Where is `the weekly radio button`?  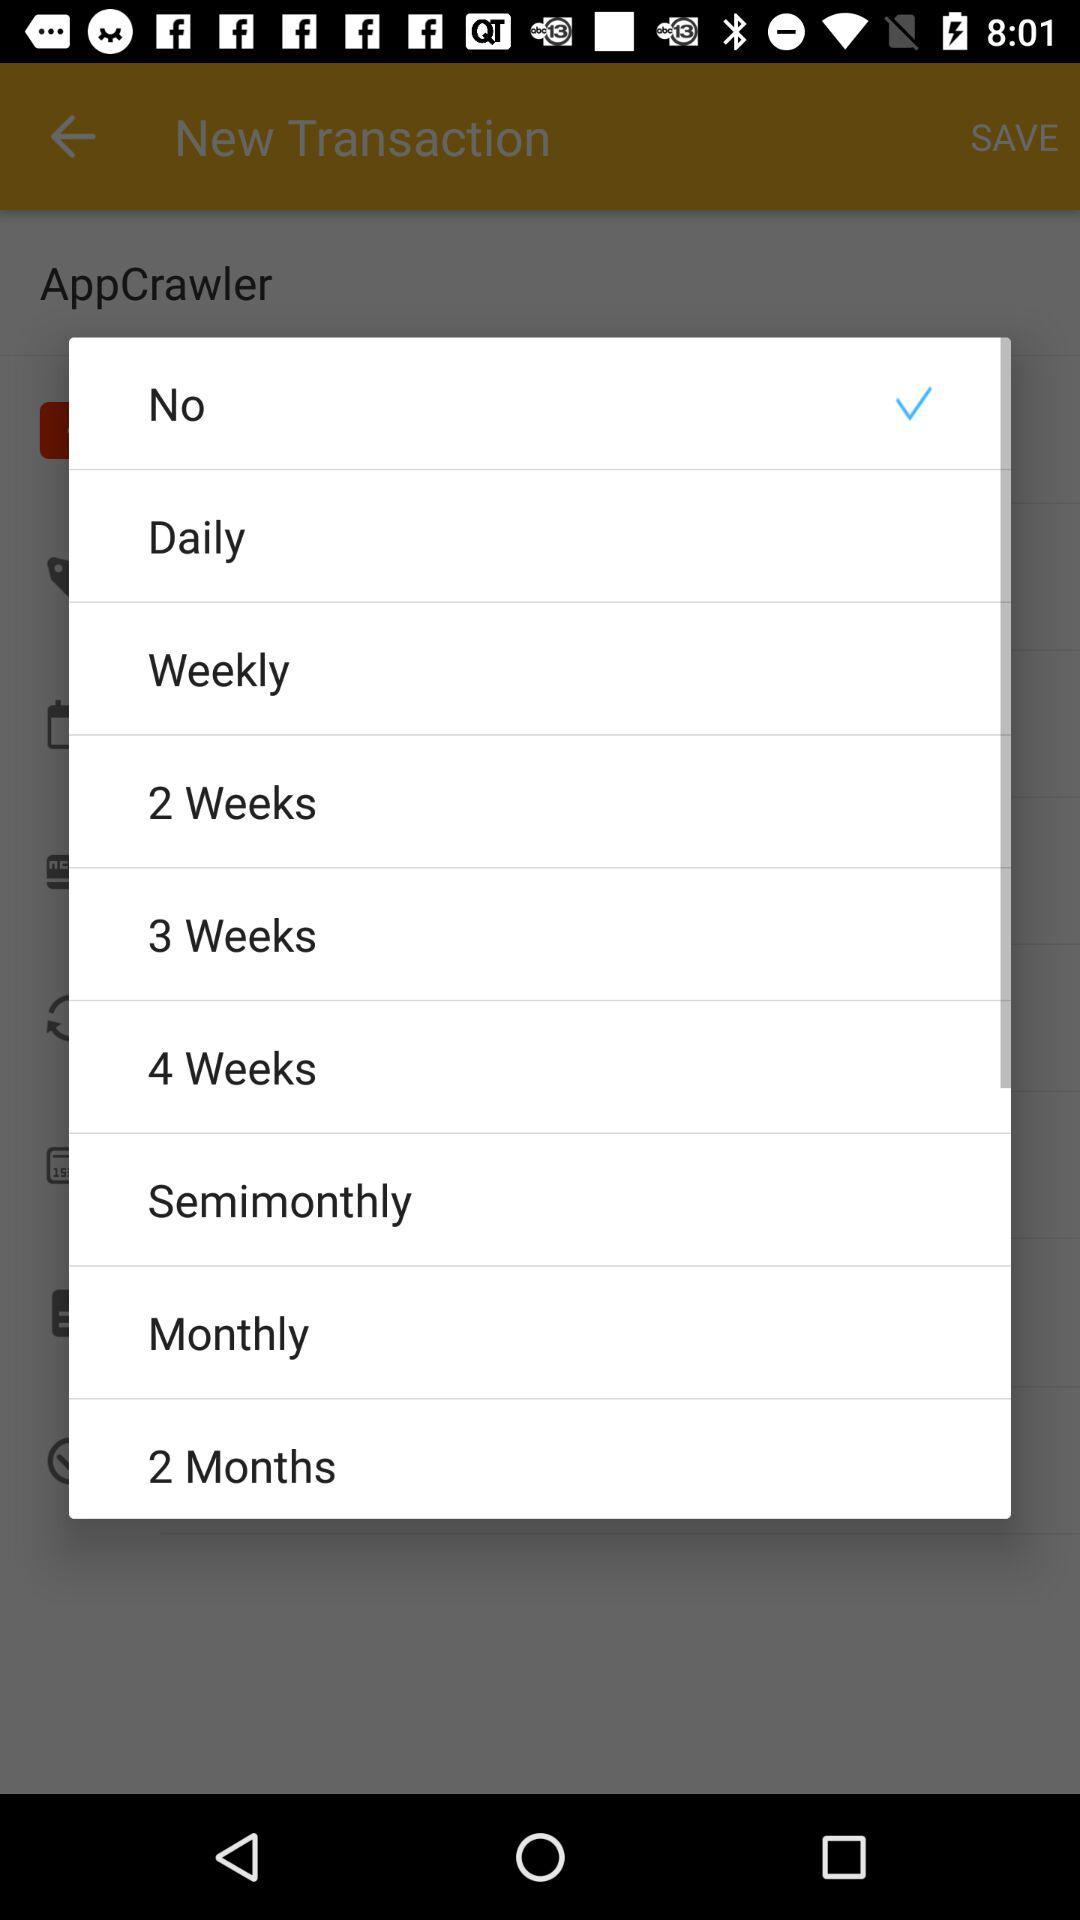
the weekly radio button is located at coordinates (540, 668).